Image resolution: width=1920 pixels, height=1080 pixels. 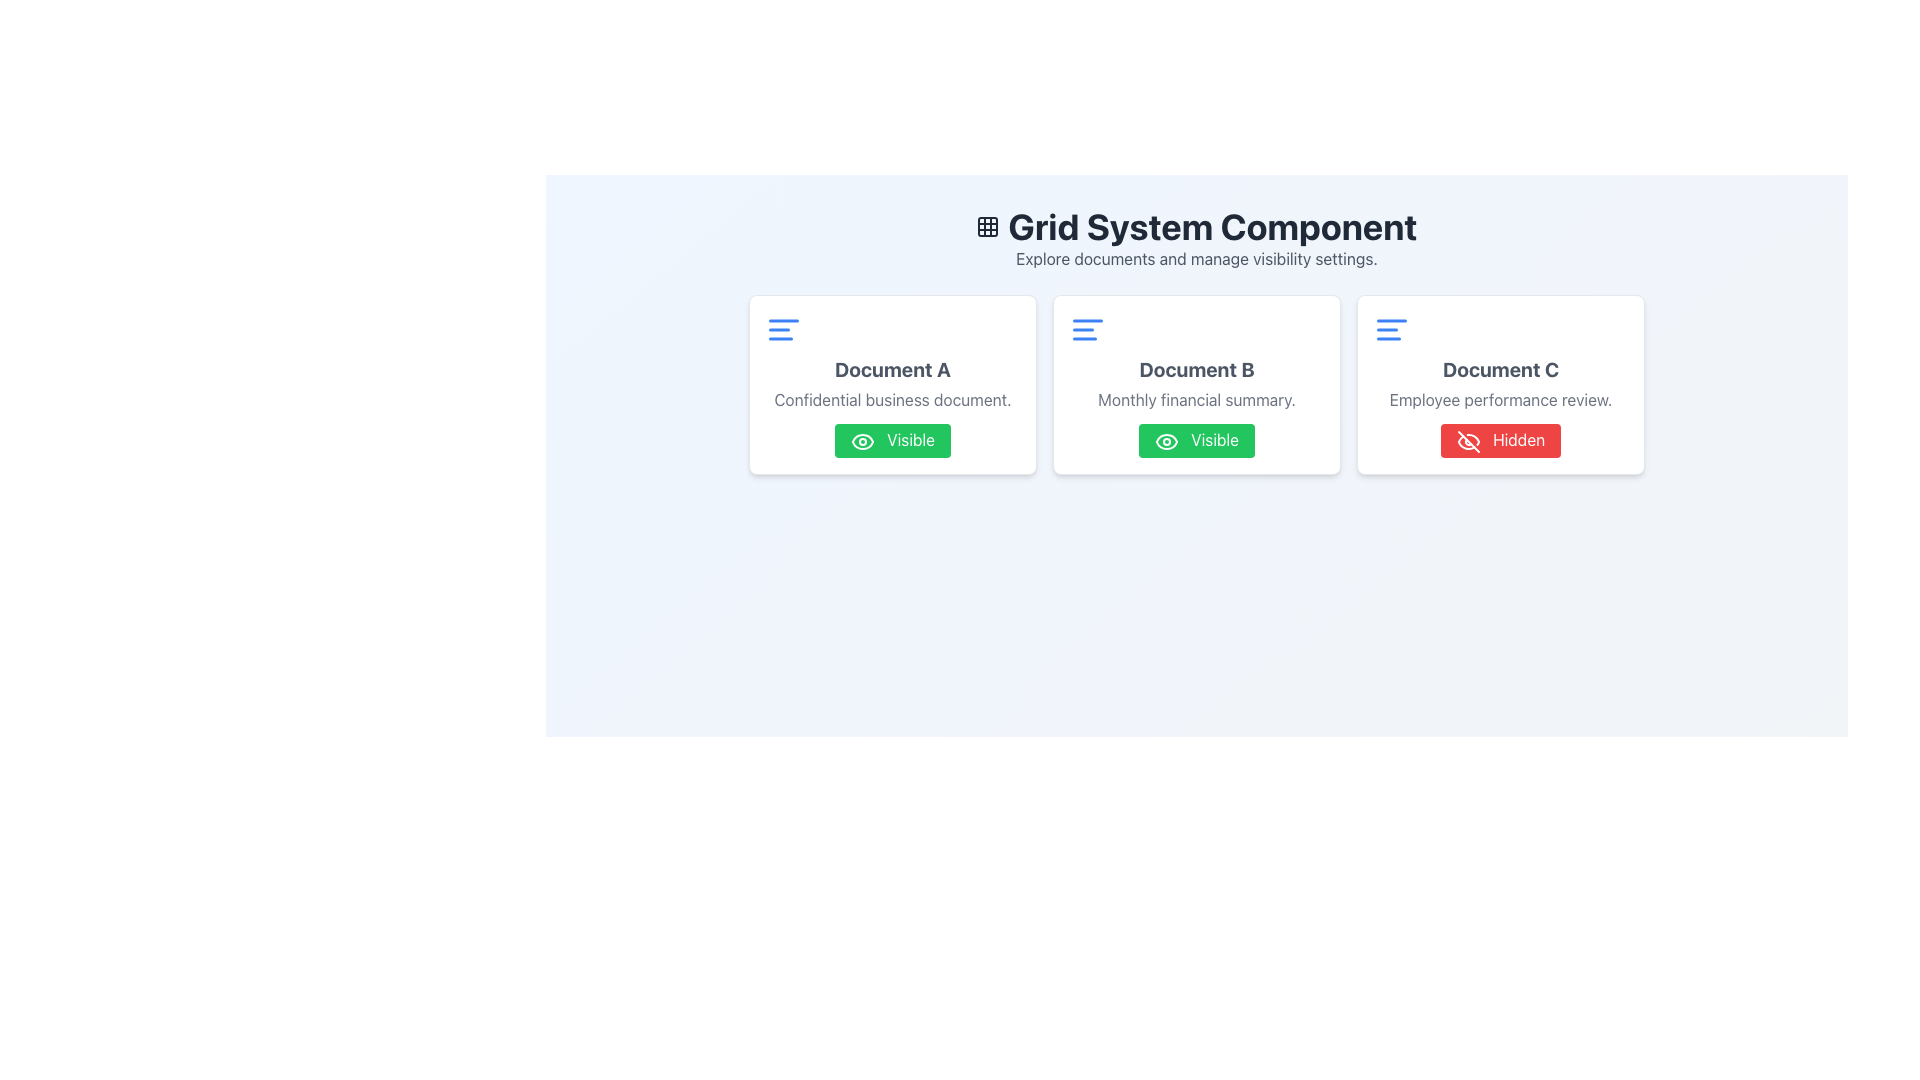 I want to click on the interactive button at the bottom of the 'Document A' card, so click(x=891, y=439).